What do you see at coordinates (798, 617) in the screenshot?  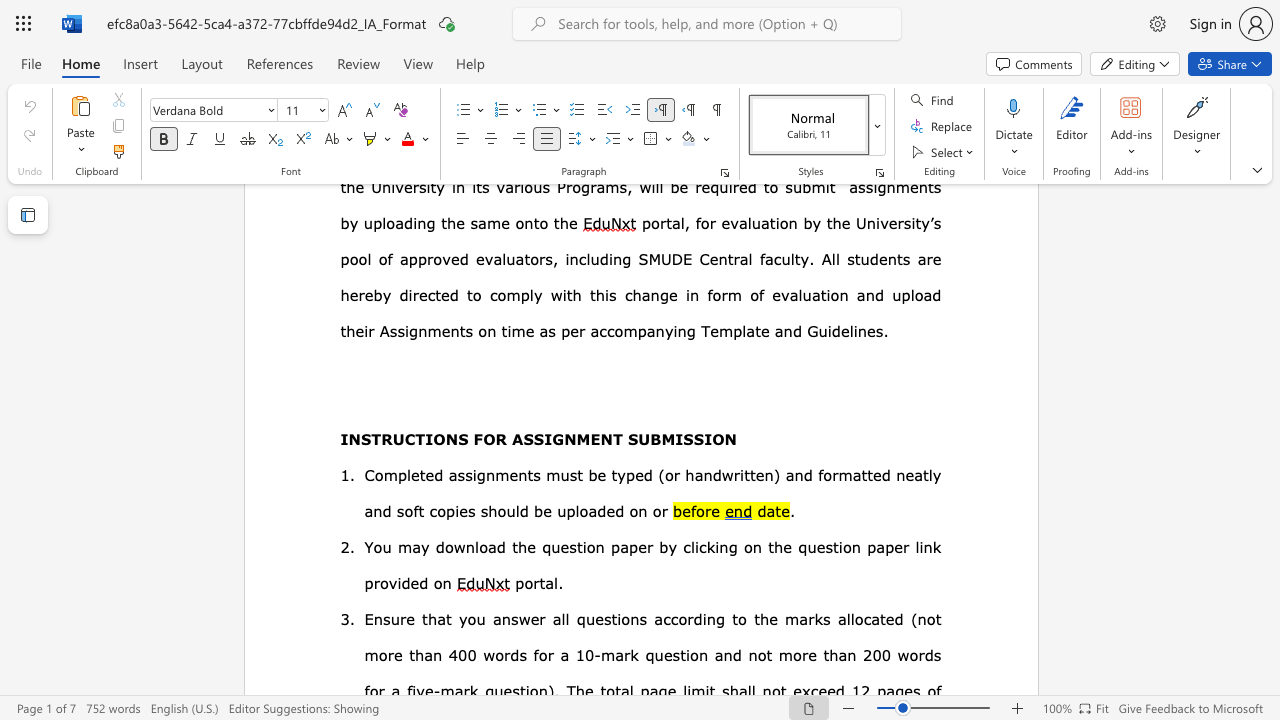 I see `the subset text "arks" within the text "Ensure that you answer all questions according to the marks"` at bounding box center [798, 617].